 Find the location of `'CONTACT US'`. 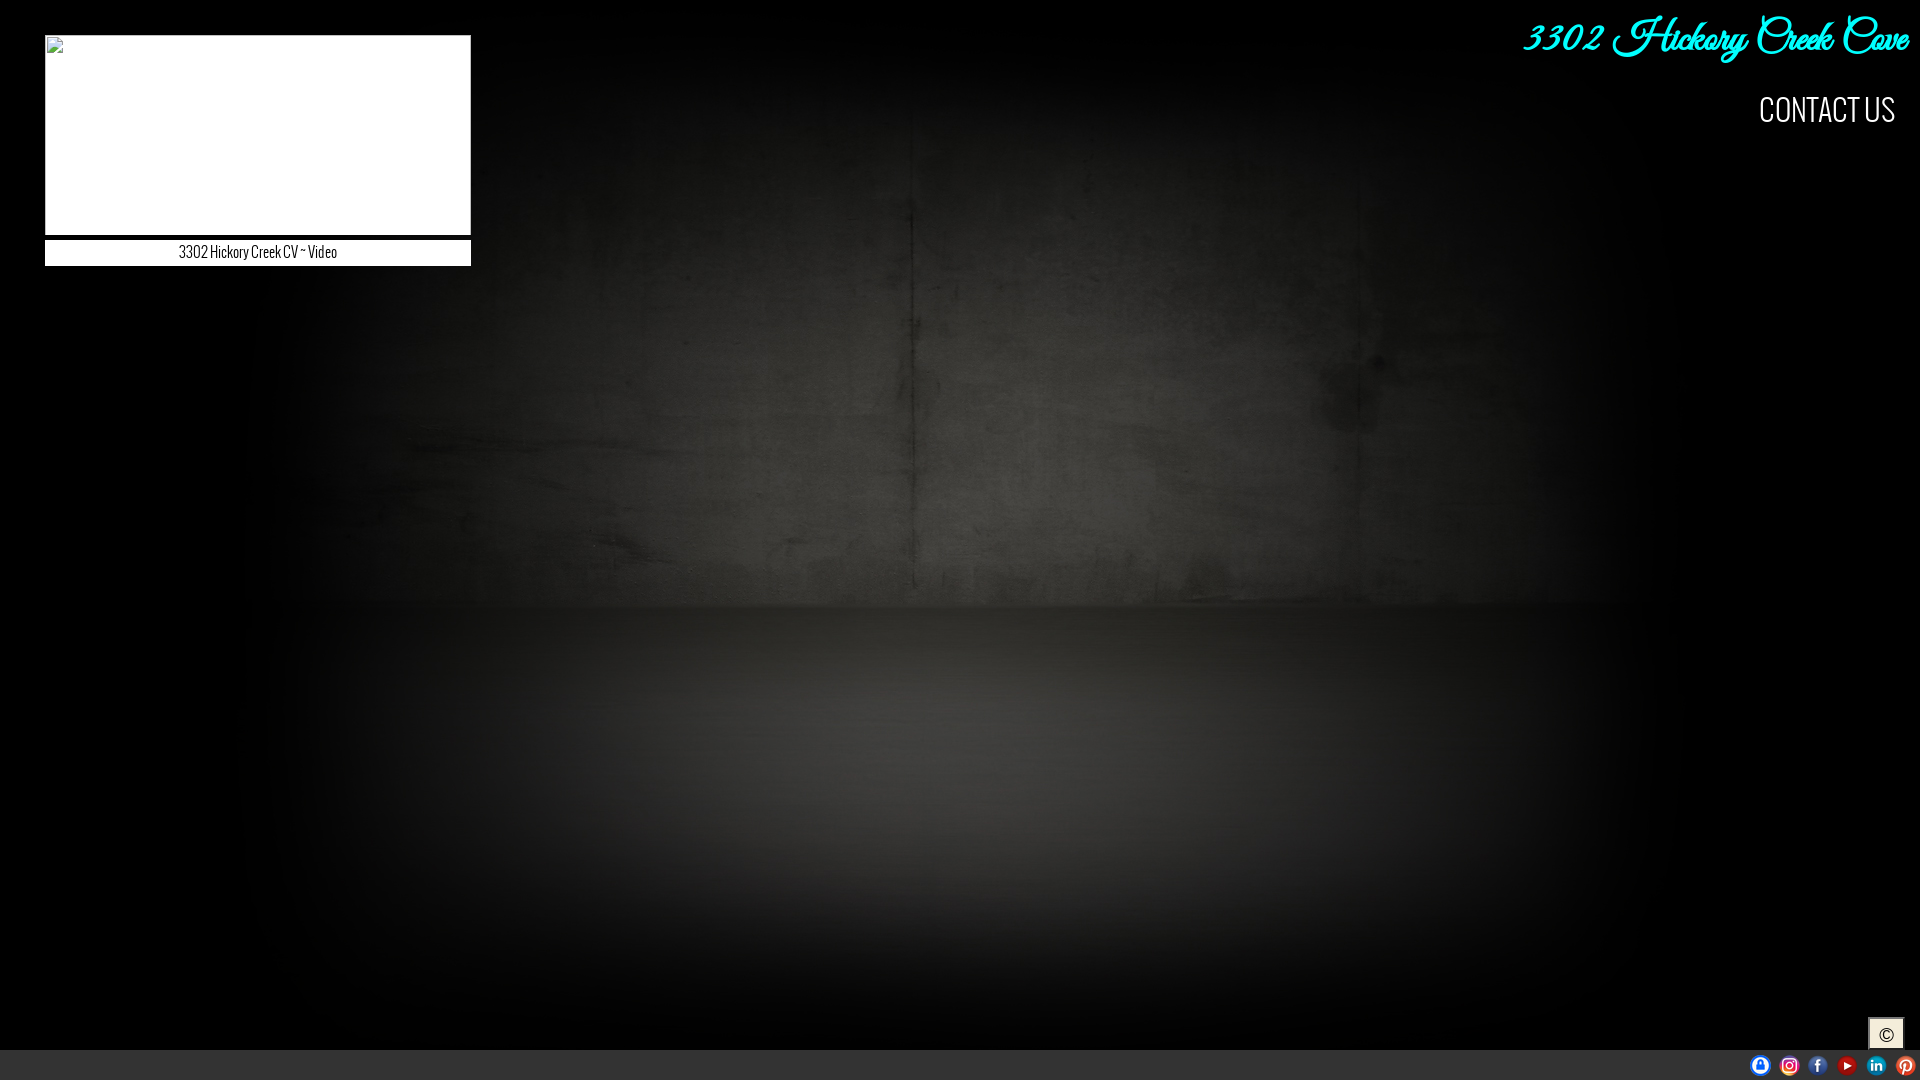

'CONTACT US' is located at coordinates (1827, 110).